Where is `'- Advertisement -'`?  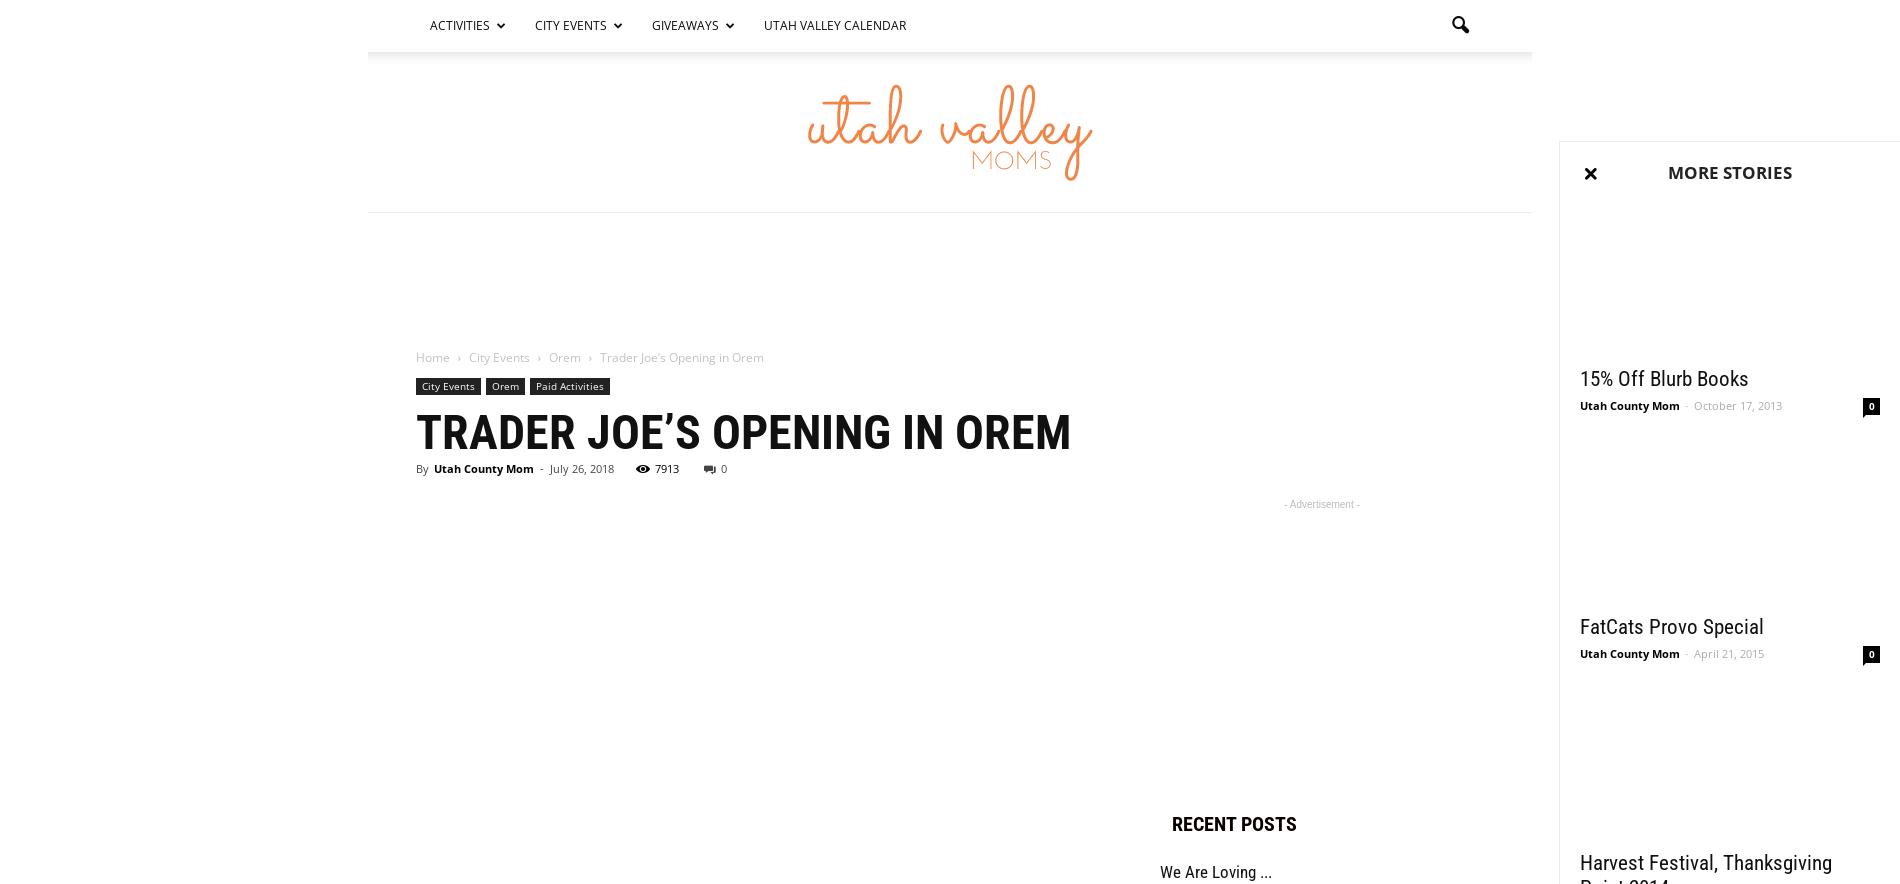
'- Advertisement -' is located at coordinates (1283, 503).